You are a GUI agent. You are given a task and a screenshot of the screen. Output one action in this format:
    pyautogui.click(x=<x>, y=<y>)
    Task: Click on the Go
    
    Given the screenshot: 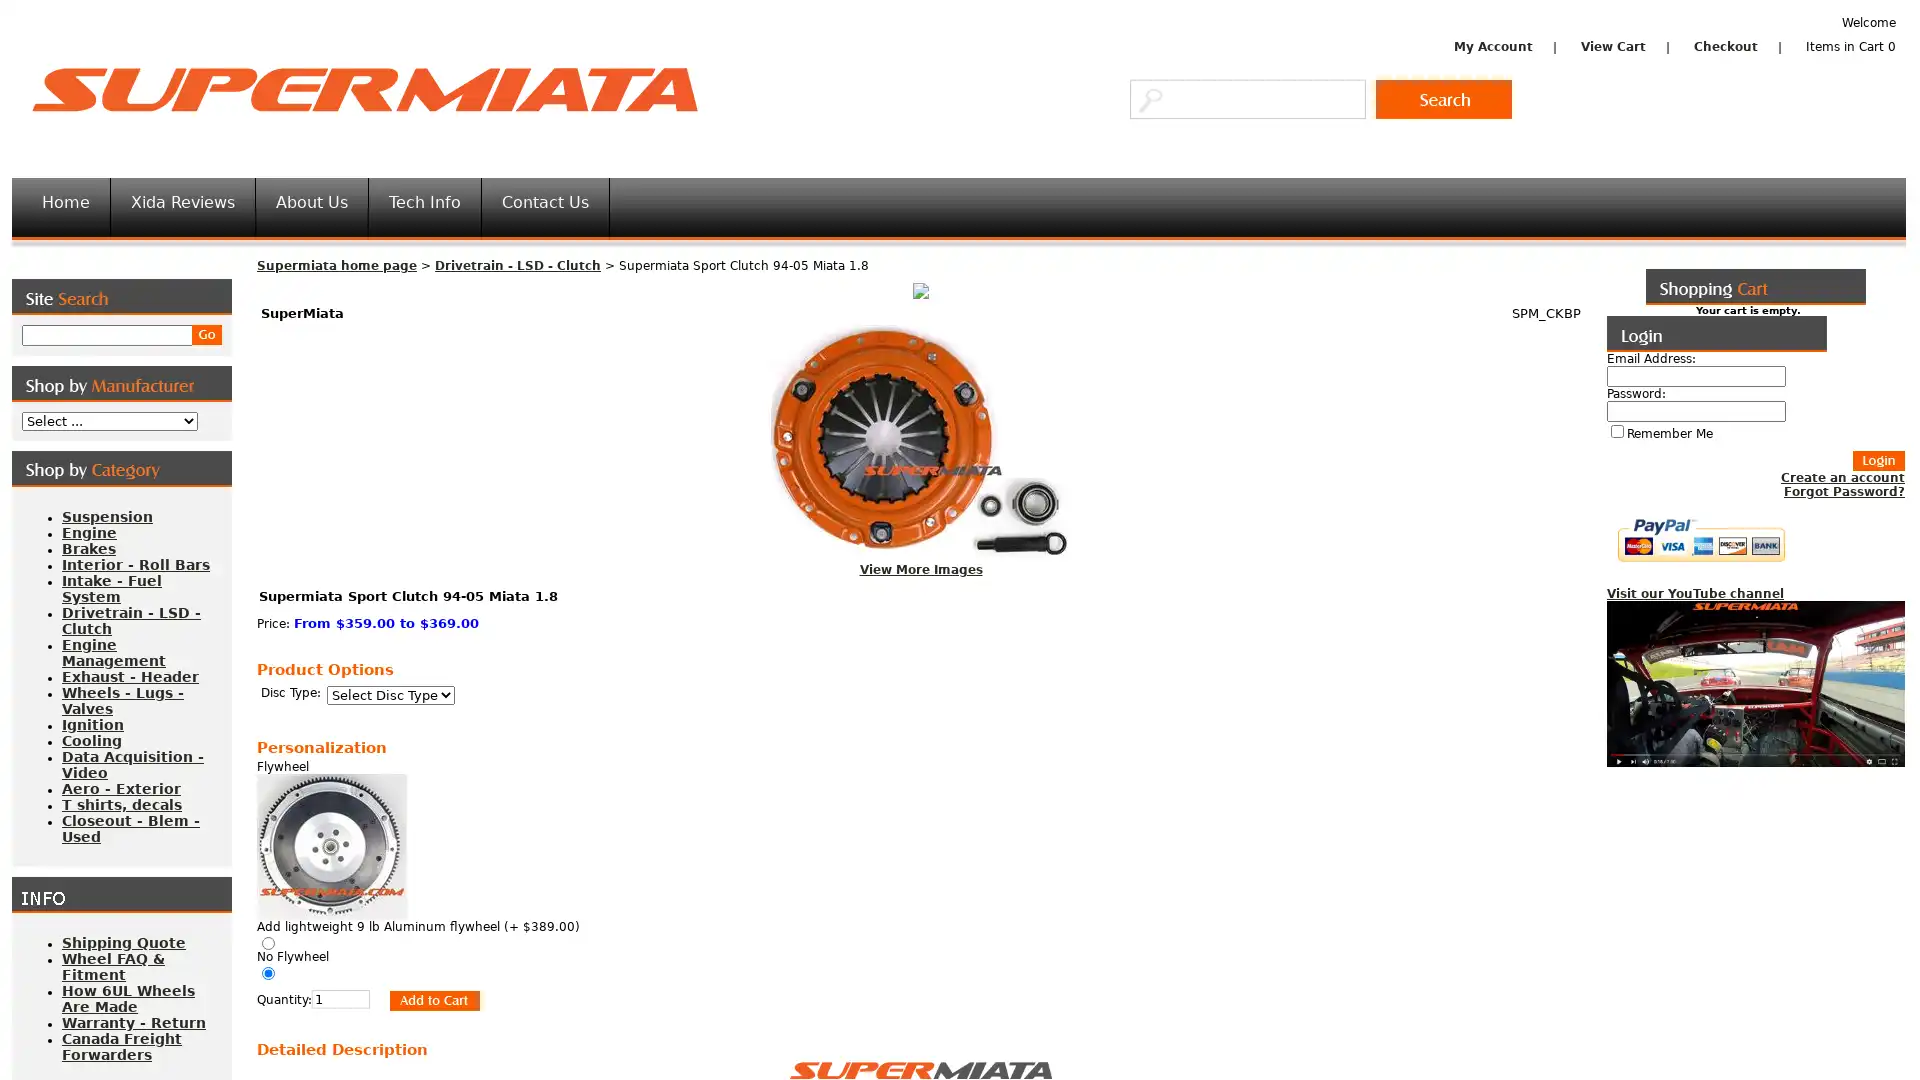 What is the action you would take?
    pyautogui.click(x=1444, y=99)
    